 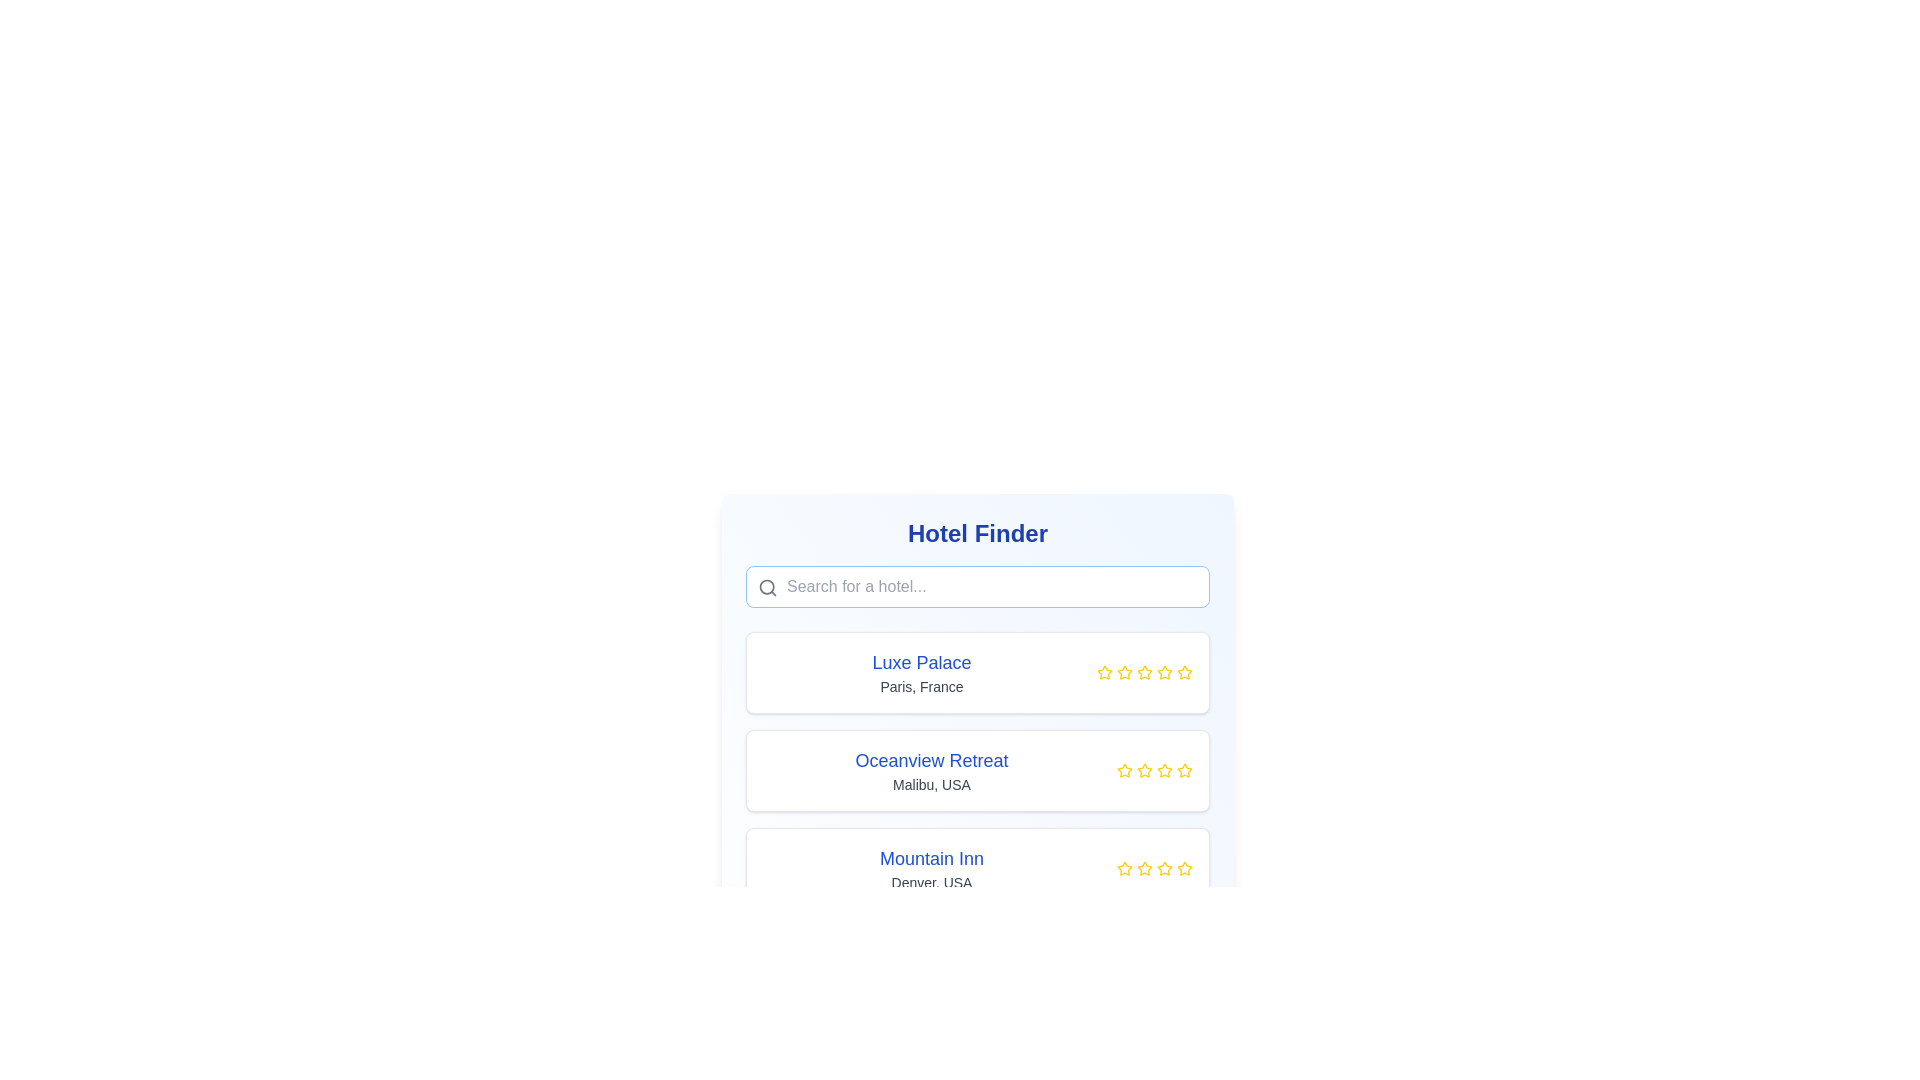 What do you see at coordinates (1145, 672) in the screenshot?
I see `the fifth yellow star icon in the rating system located to the right of 'Luxe Palace, Paris, France' to give it a rating` at bounding box center [1145, 672].